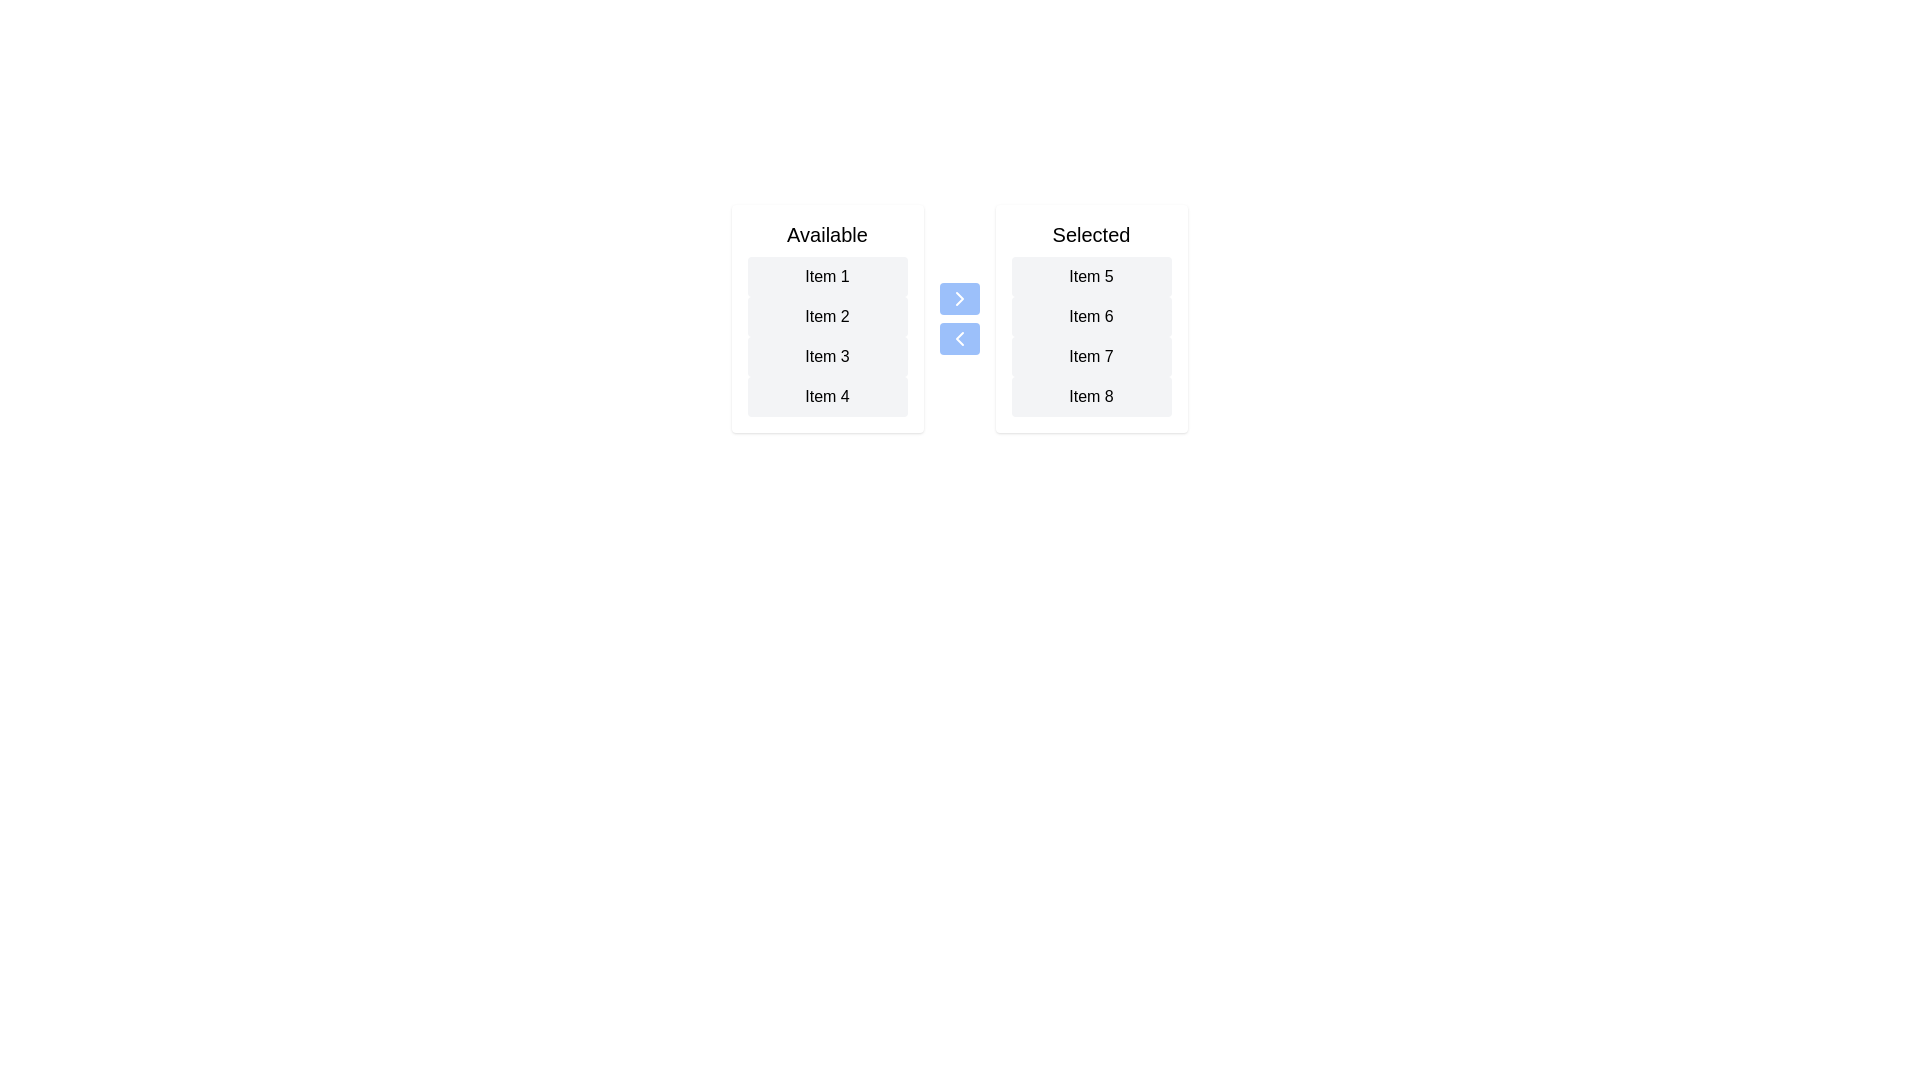 The image size is (1920, 1080). What do you see at coordinates (958, 338) in the screenshot?
I see `the leftward chevron icon ('<') located in the blue button between the 'Available' and 'Selected' panels` at bounding box center [958, 338].